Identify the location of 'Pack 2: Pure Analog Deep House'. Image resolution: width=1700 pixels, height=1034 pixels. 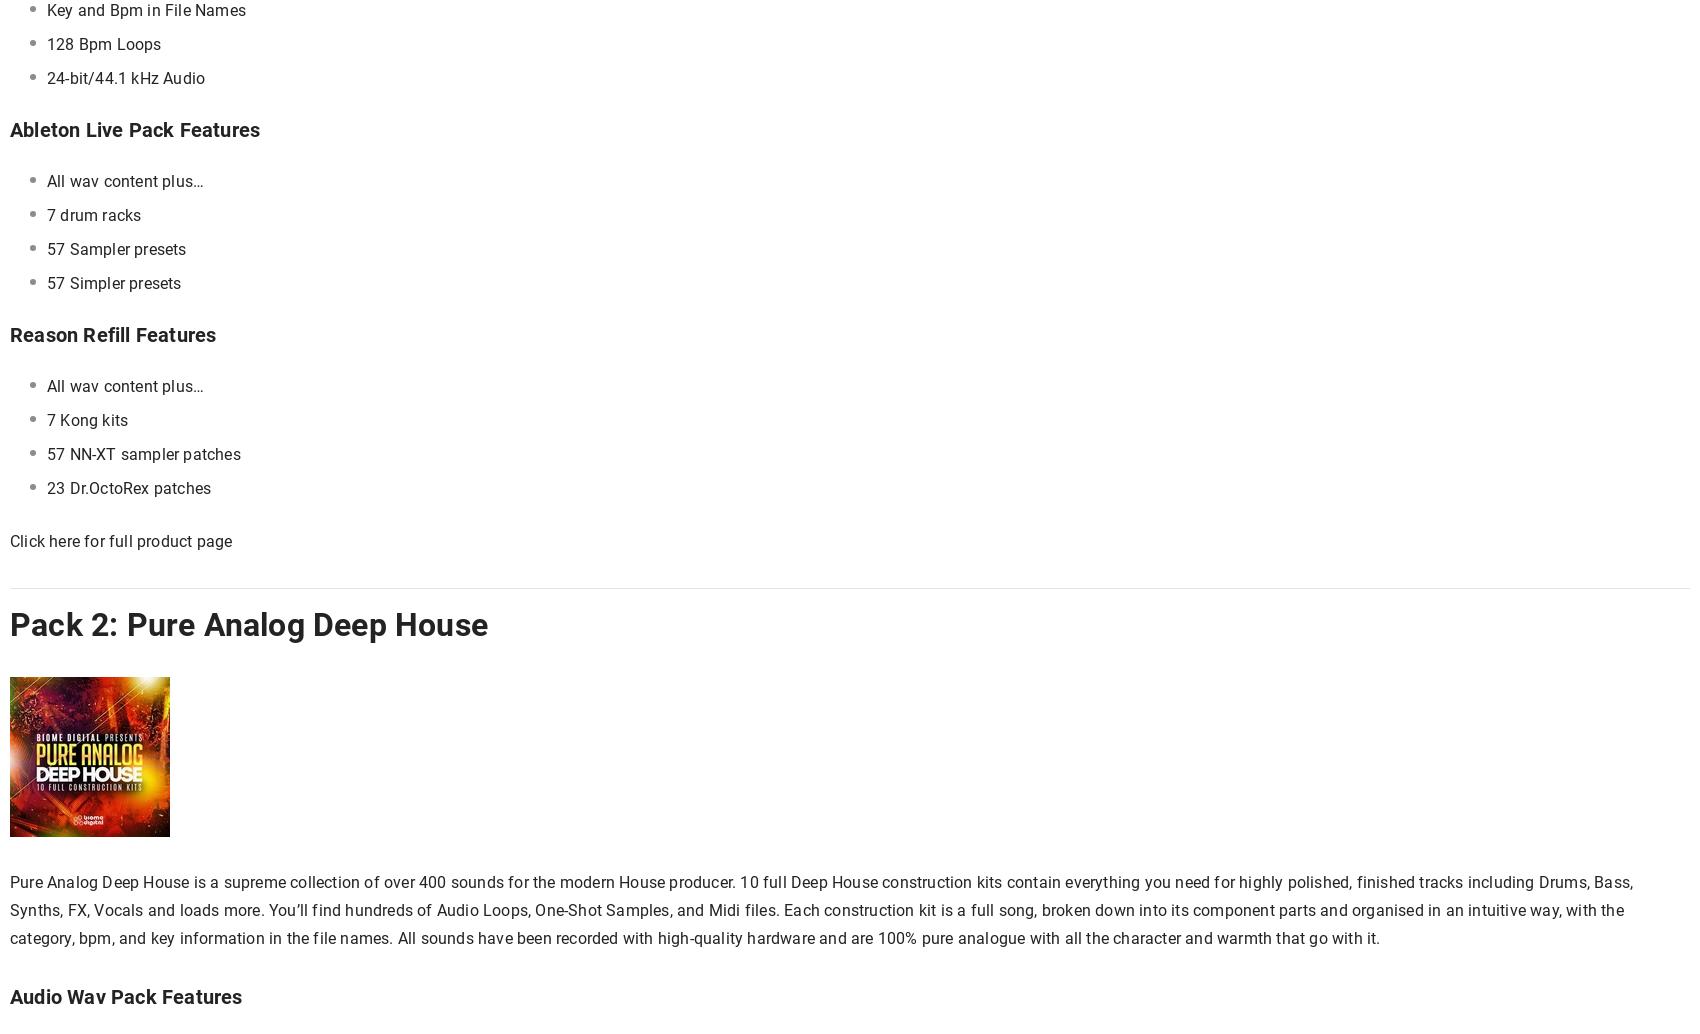
(10, 624).